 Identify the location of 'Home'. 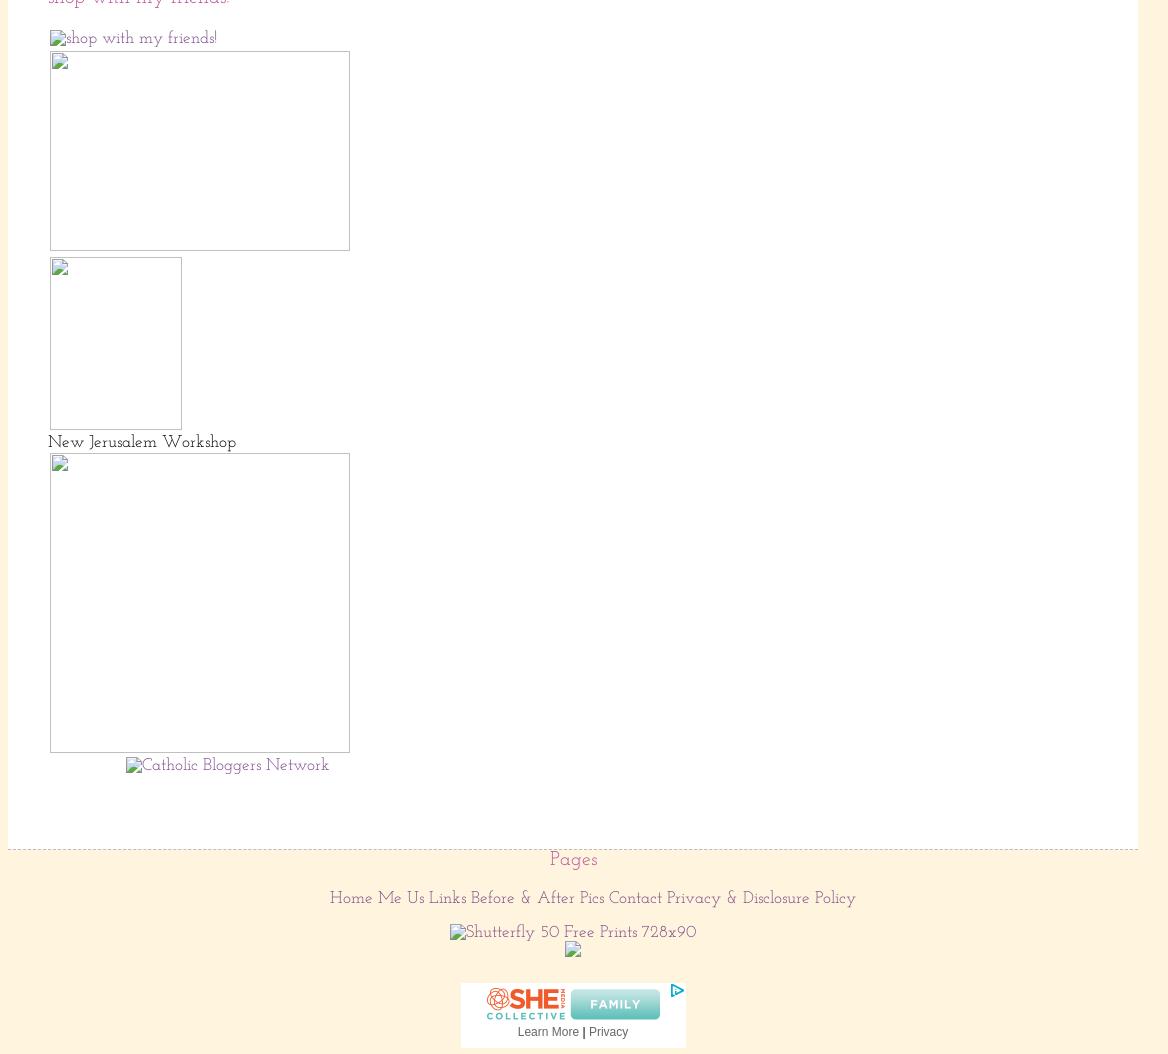
(351, 896).